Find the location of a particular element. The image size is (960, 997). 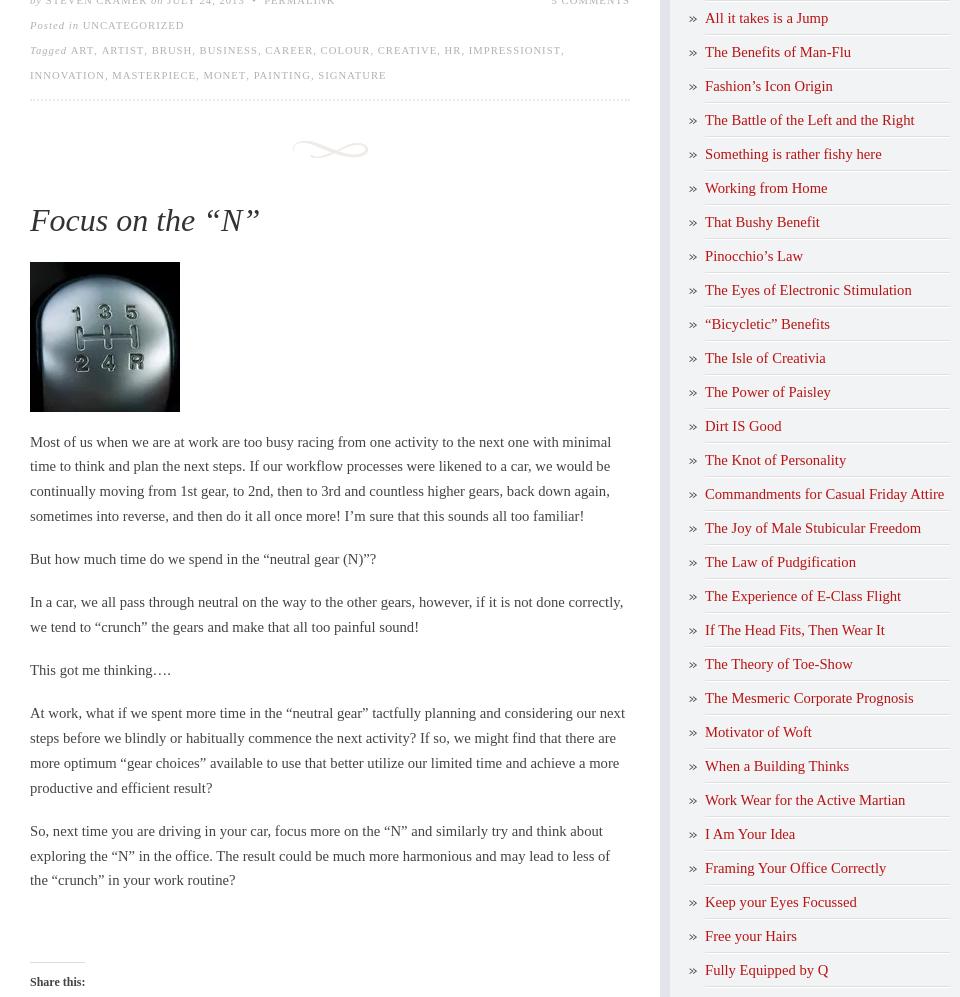

'So, next time you are driving in your car, focus more on the “N” and similarly try and think about exploring the “N” in the office. The result could be much more harmonious and may lead to less of the “crunch” in your work routine?' is located at coordinates (28, 855).